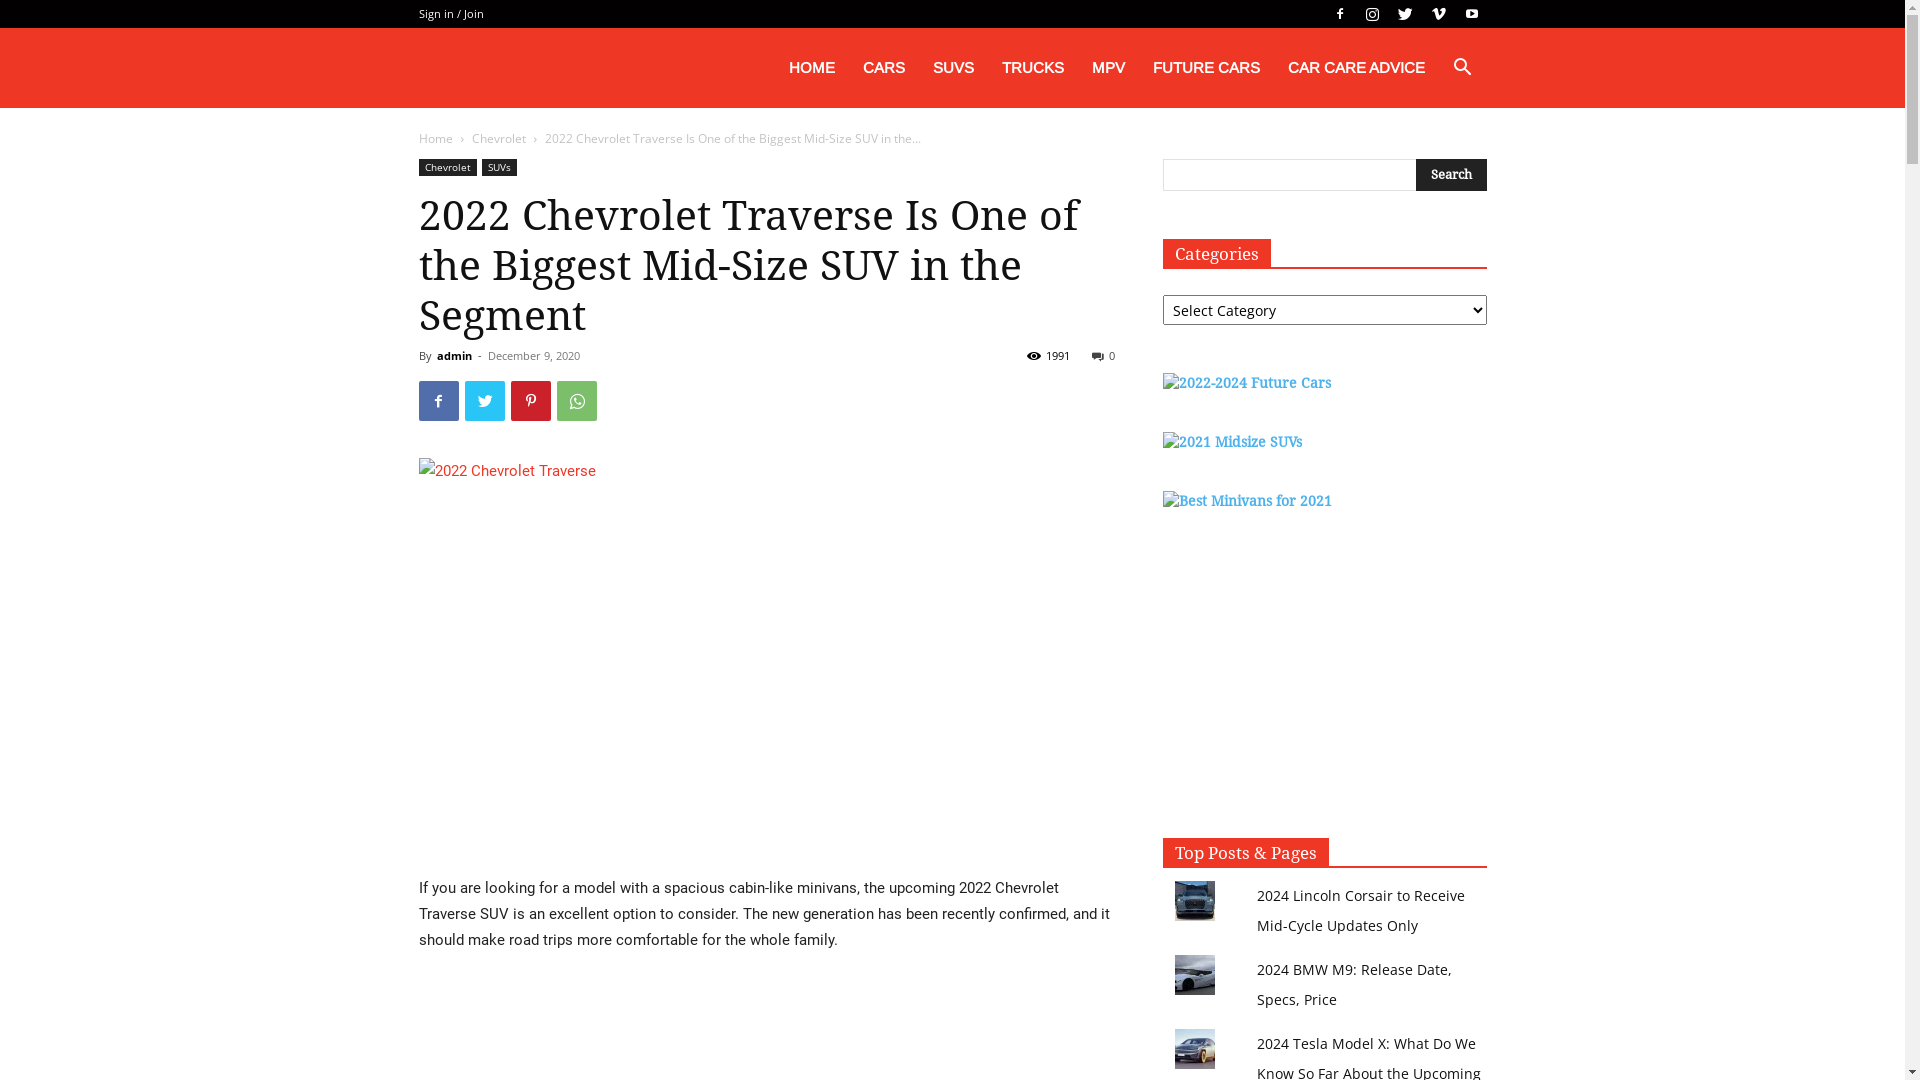 The image size is (1920, 1080). I want to click on 'Search', so click(1451, 173).